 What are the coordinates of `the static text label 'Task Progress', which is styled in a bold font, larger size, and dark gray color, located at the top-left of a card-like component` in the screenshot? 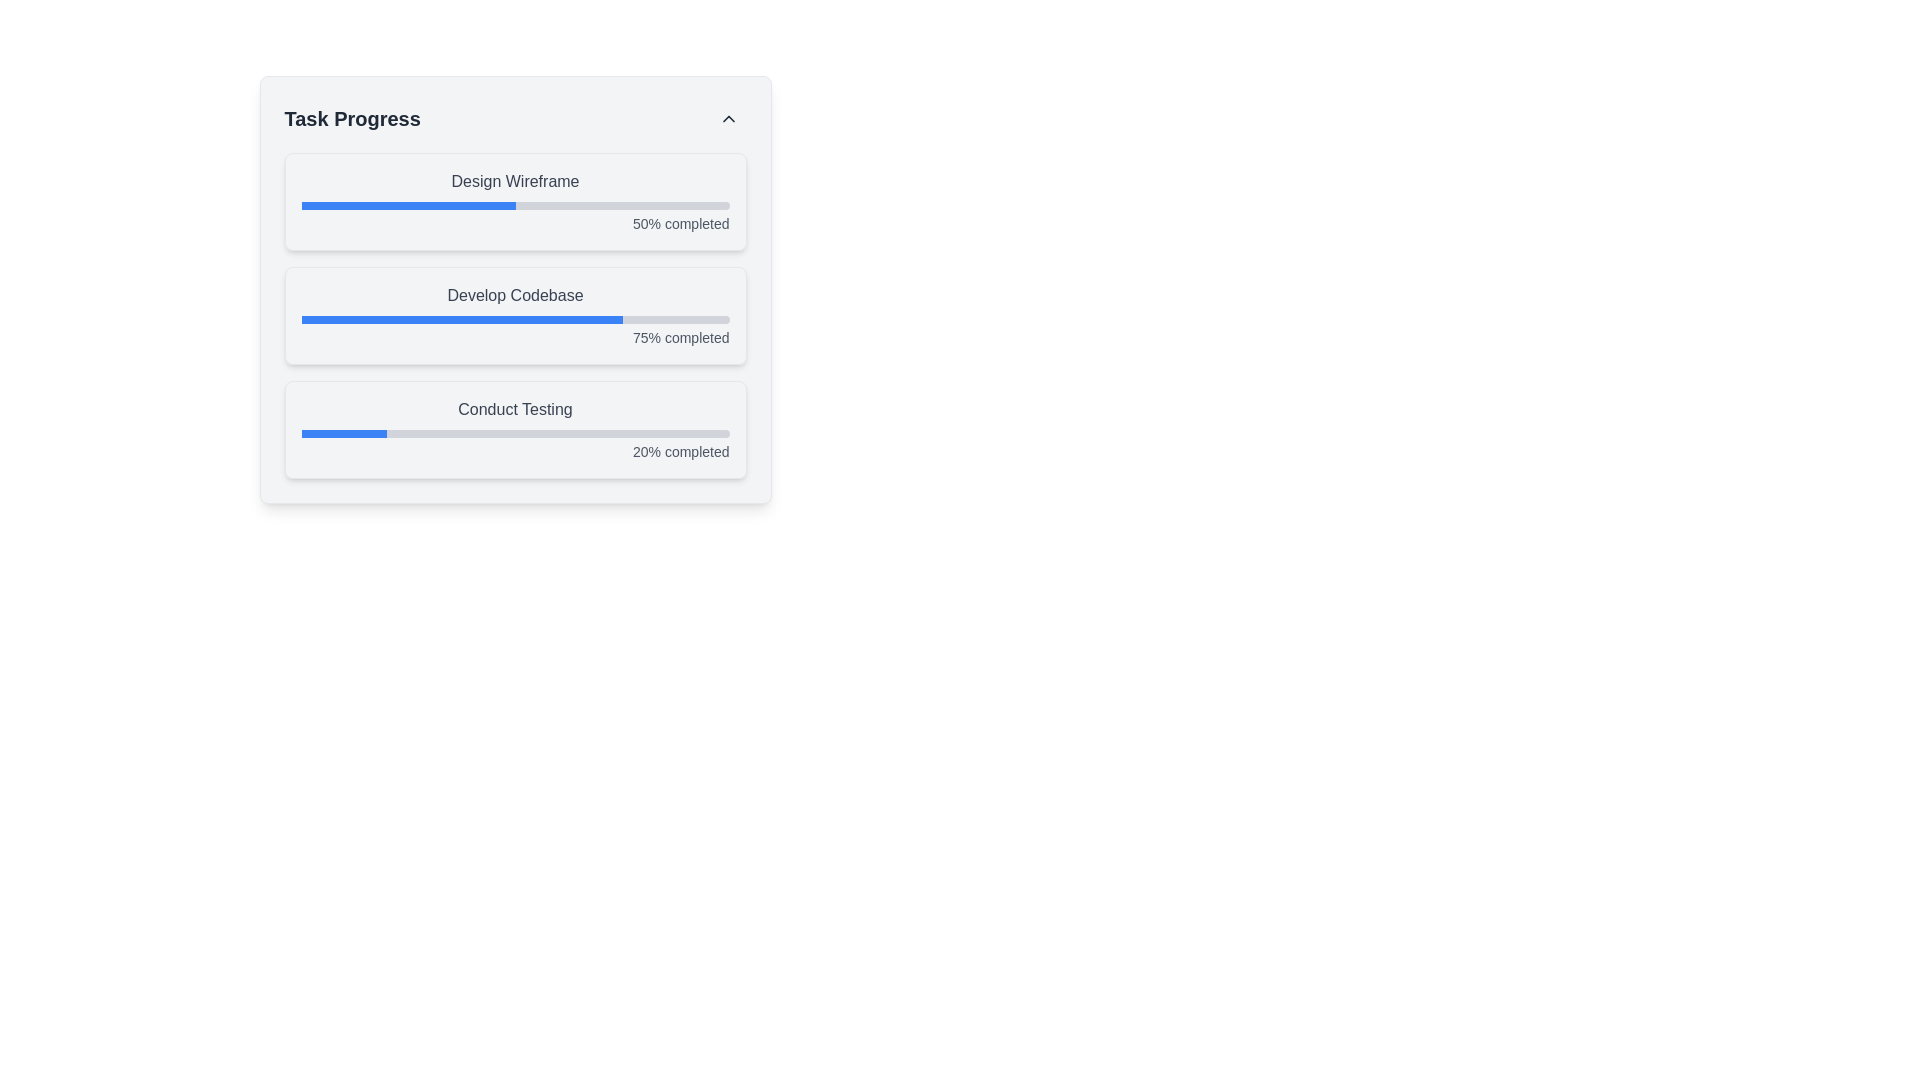 It's located at (352, 119).